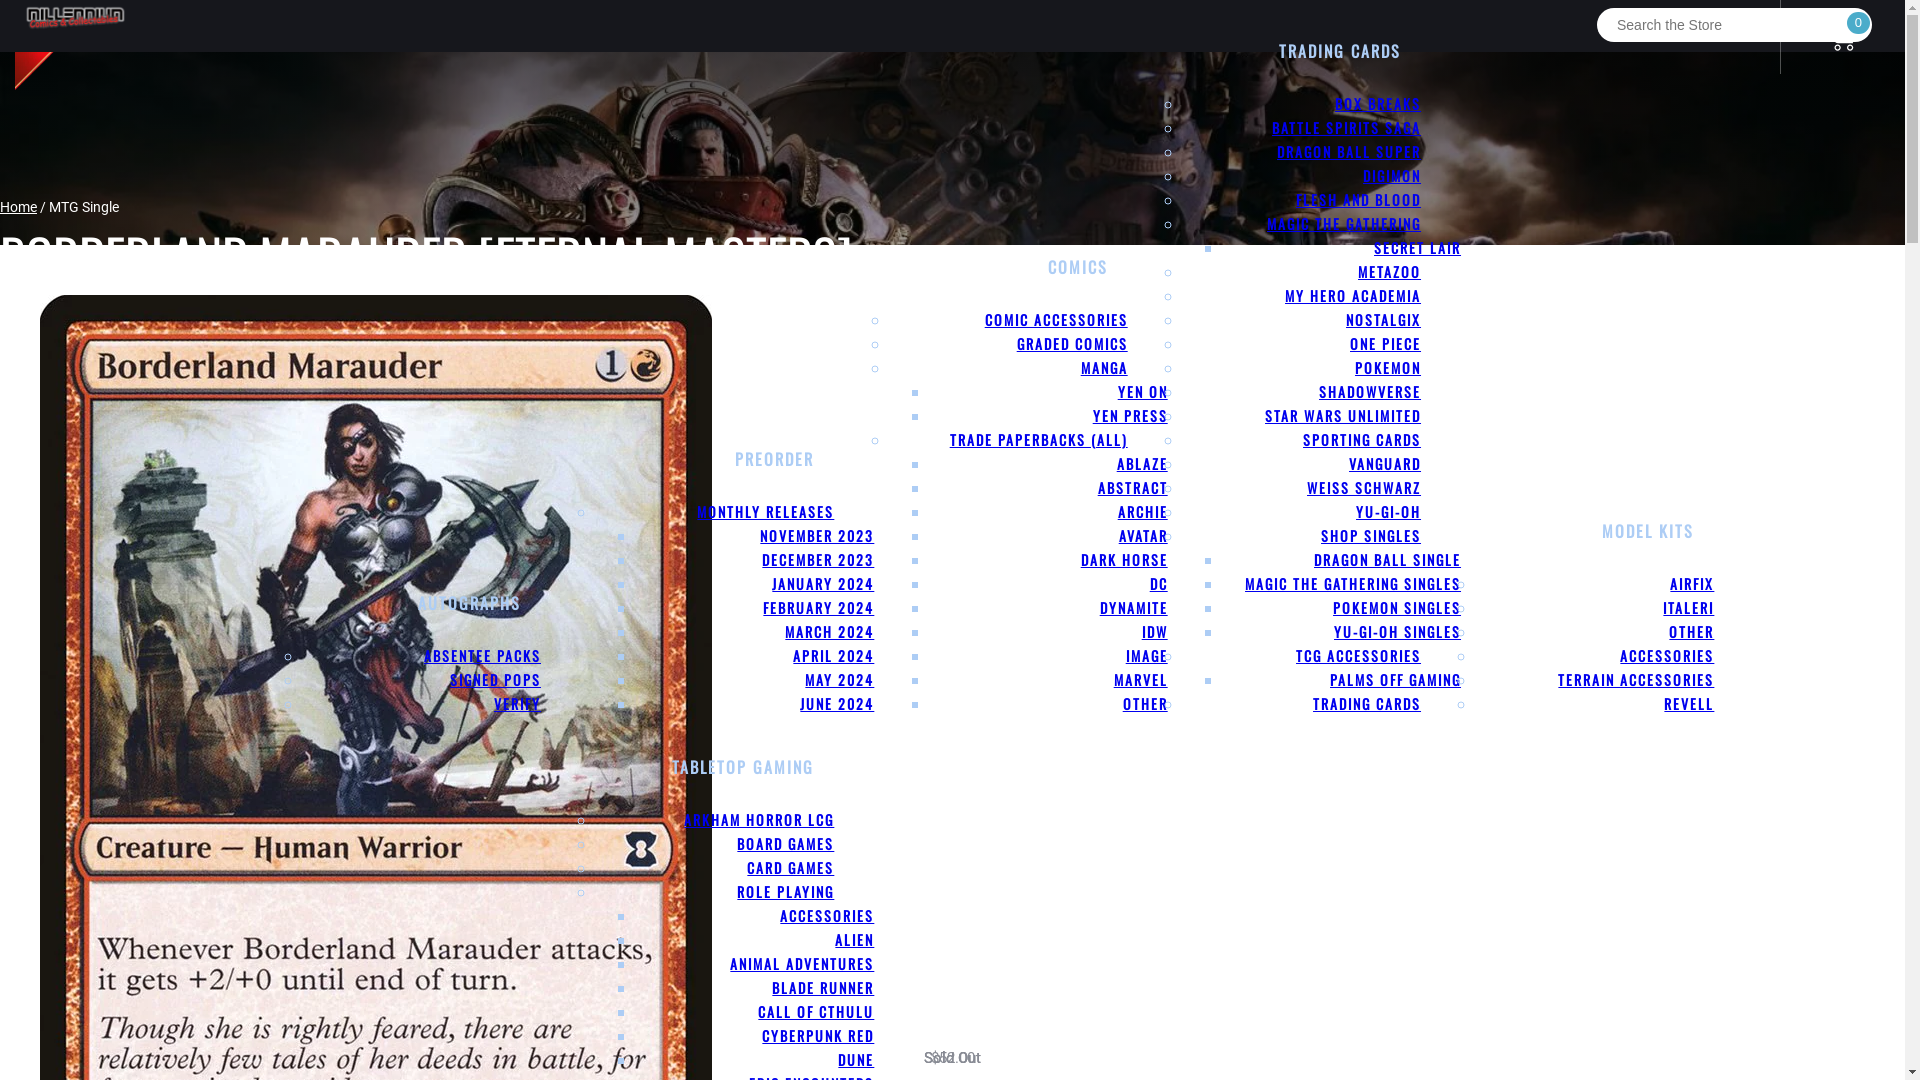  What do you see at coordinates (764, 510) in the screenshot?
I see `'MONTHLY RELEASES'` at bounding box center [764, 510].